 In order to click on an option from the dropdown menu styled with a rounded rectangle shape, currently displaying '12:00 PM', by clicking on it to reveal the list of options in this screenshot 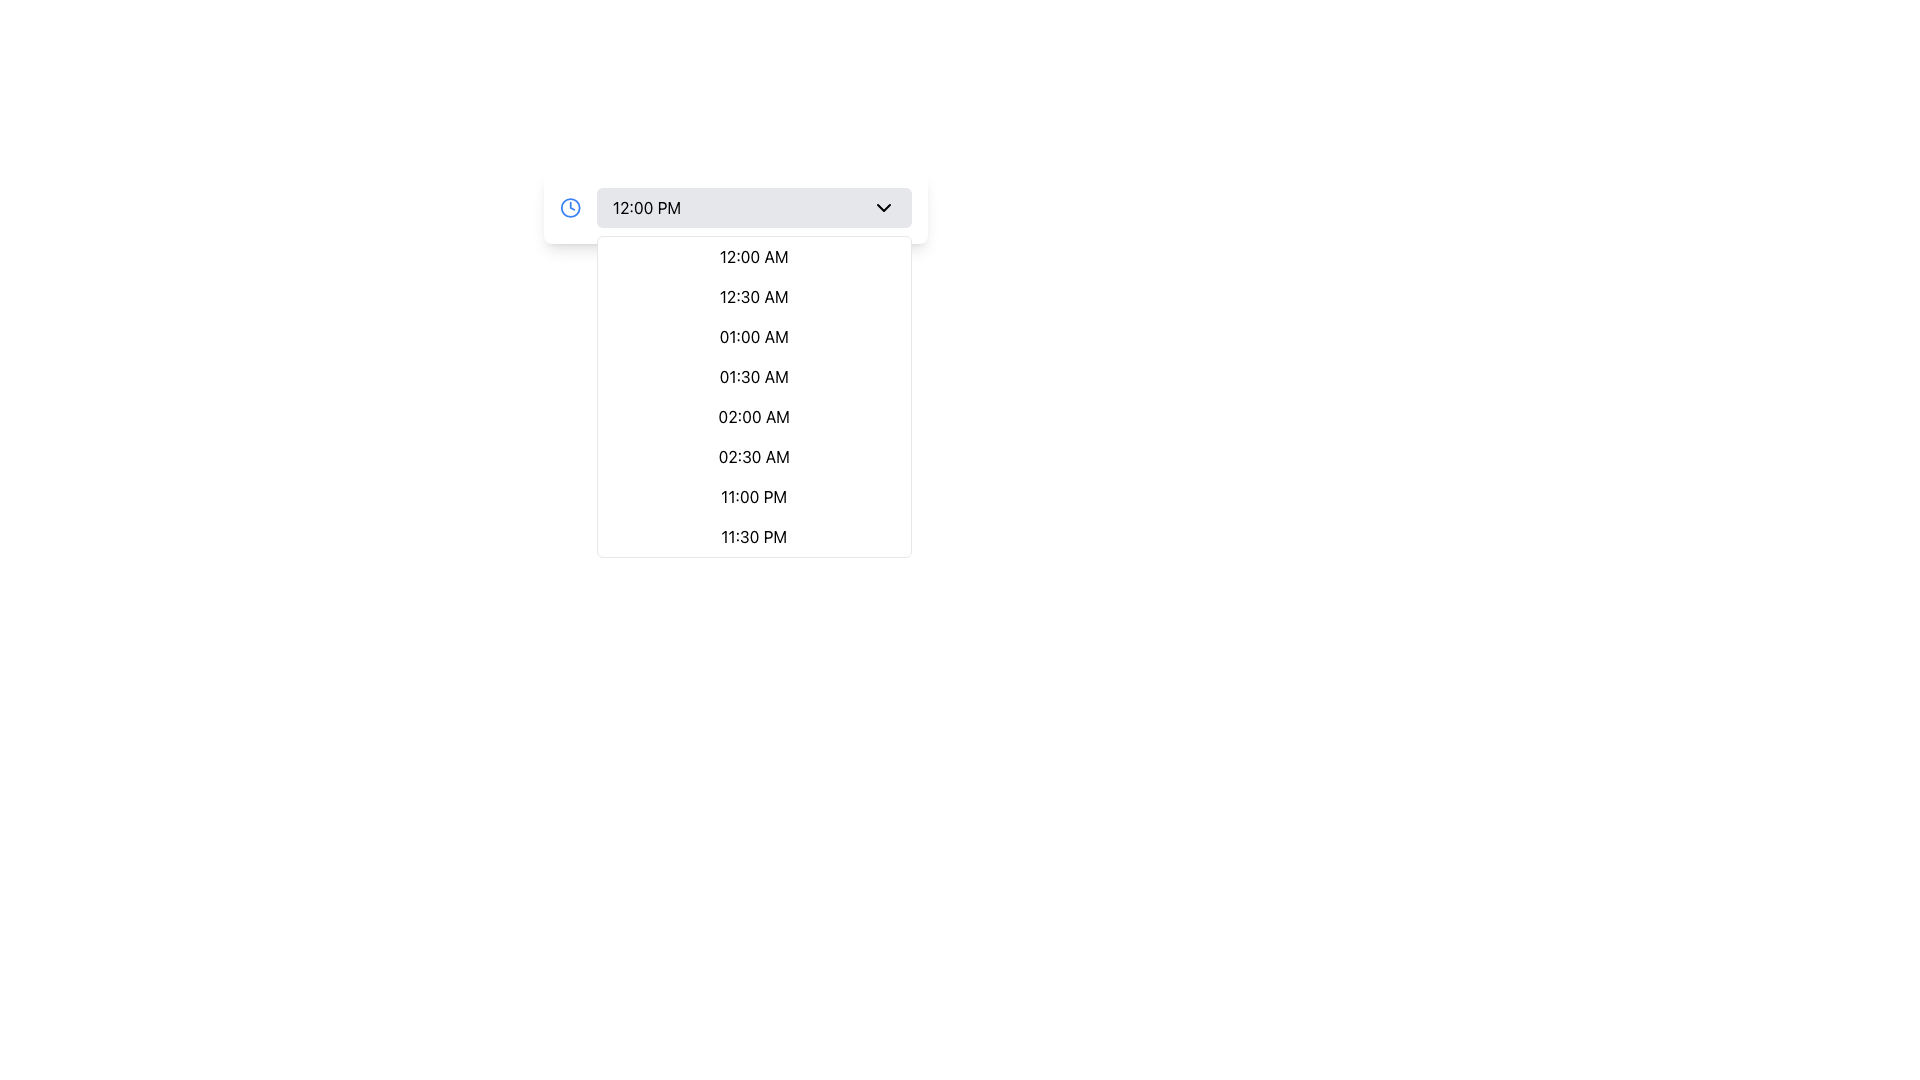, I will do `click(753, 208)`.